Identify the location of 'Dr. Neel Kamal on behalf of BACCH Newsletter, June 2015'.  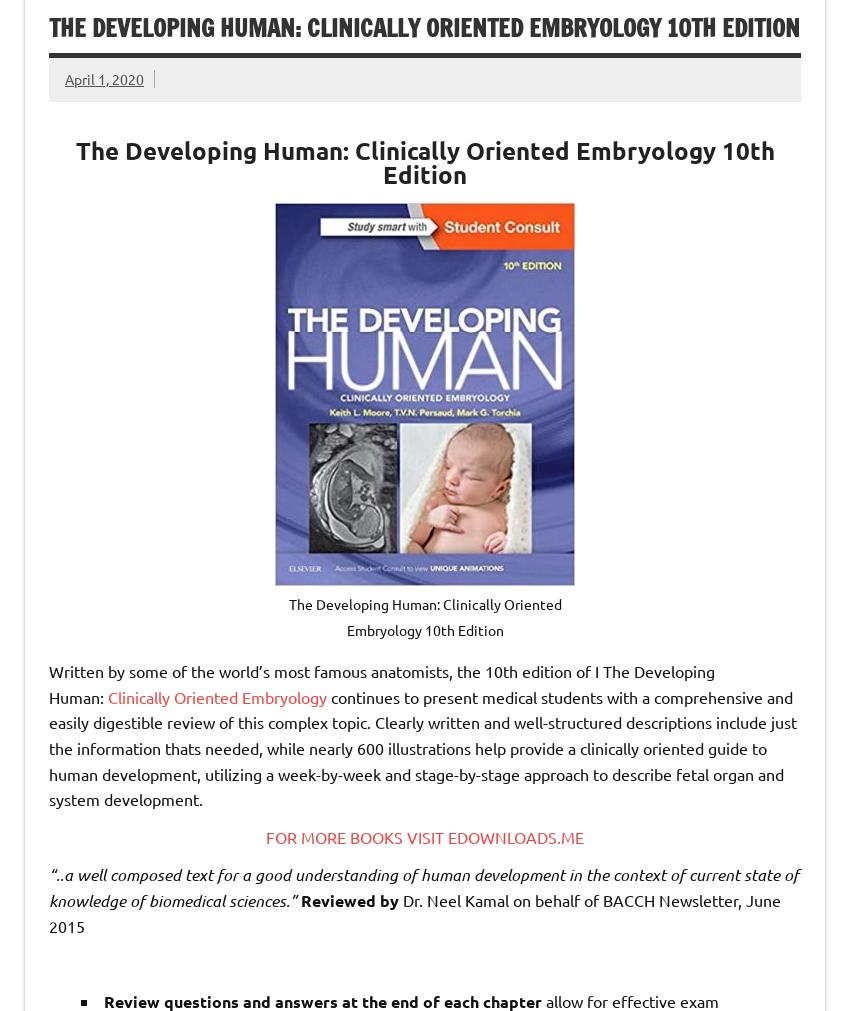
(414, 912).